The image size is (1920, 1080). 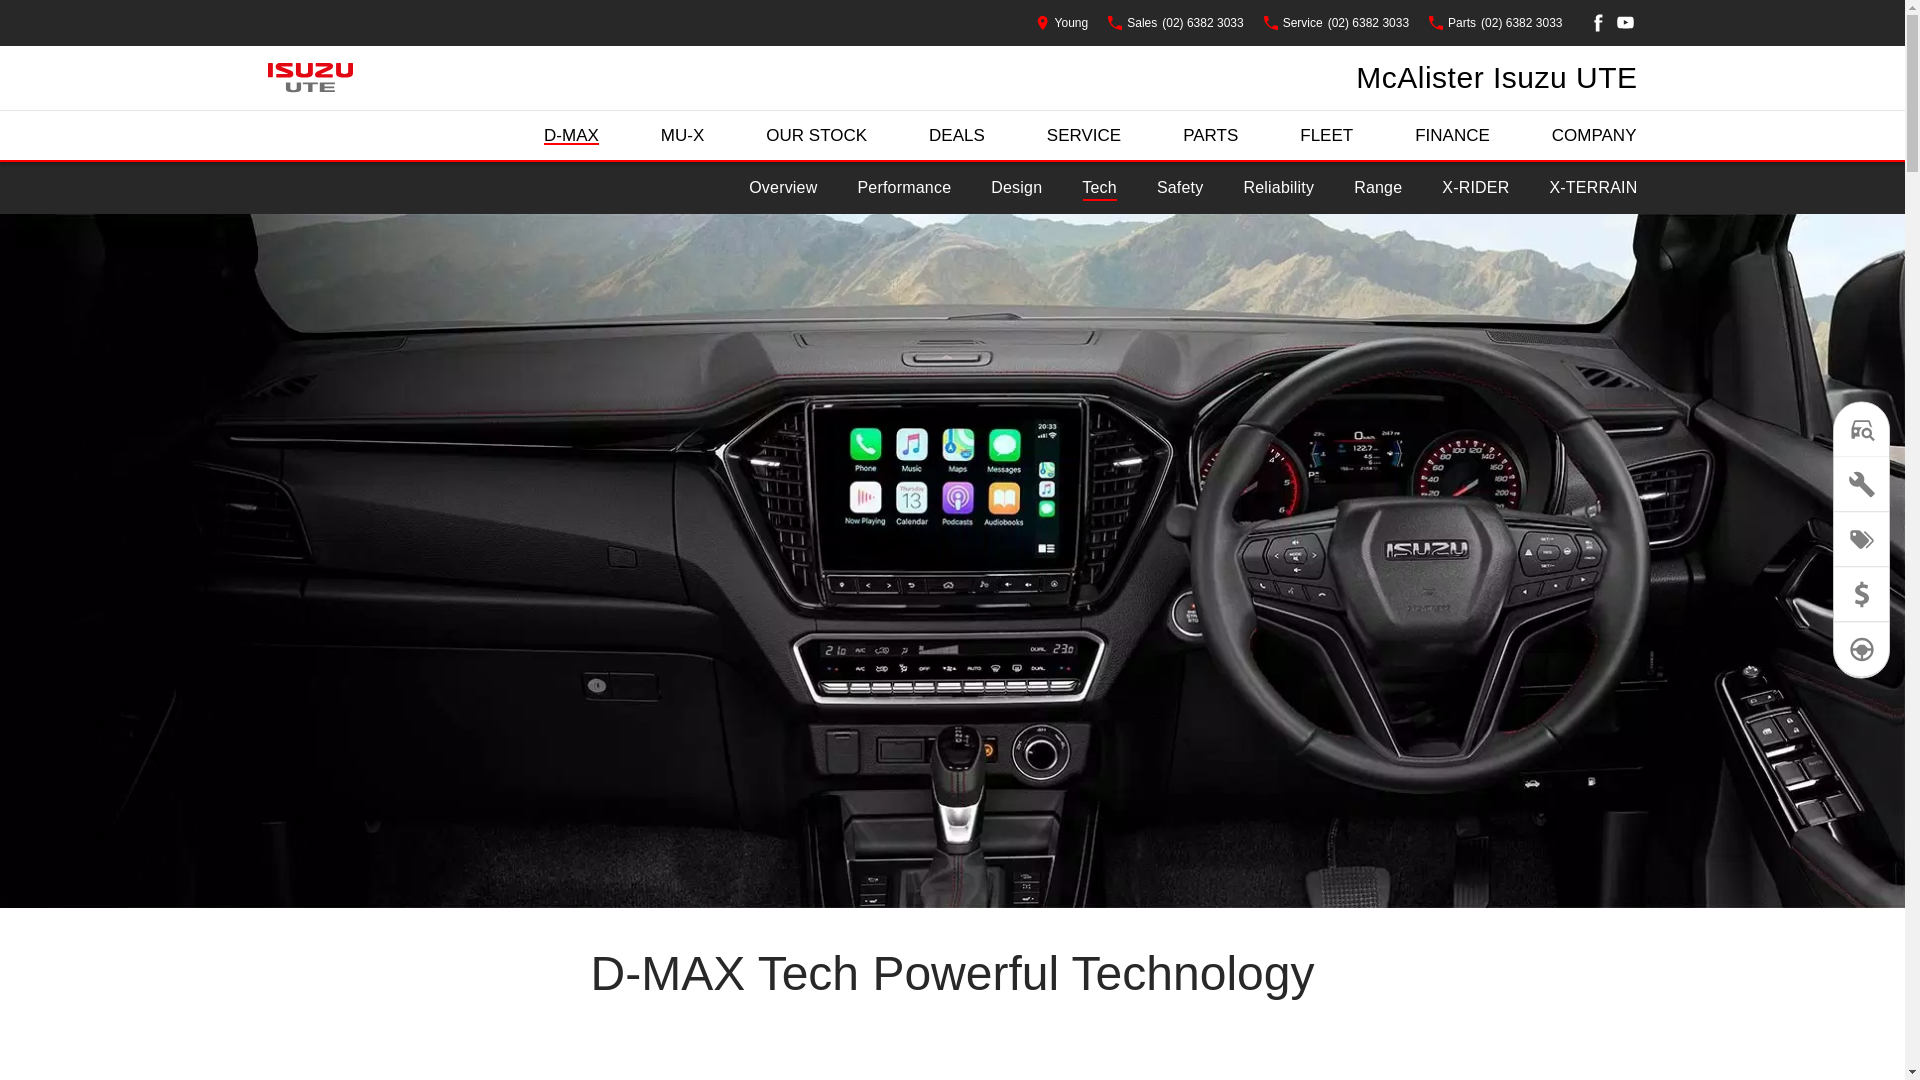 What do you see at coordinates (980, 188) in the screenshot?
I see `'Design'` at bounding box center [980, 188].